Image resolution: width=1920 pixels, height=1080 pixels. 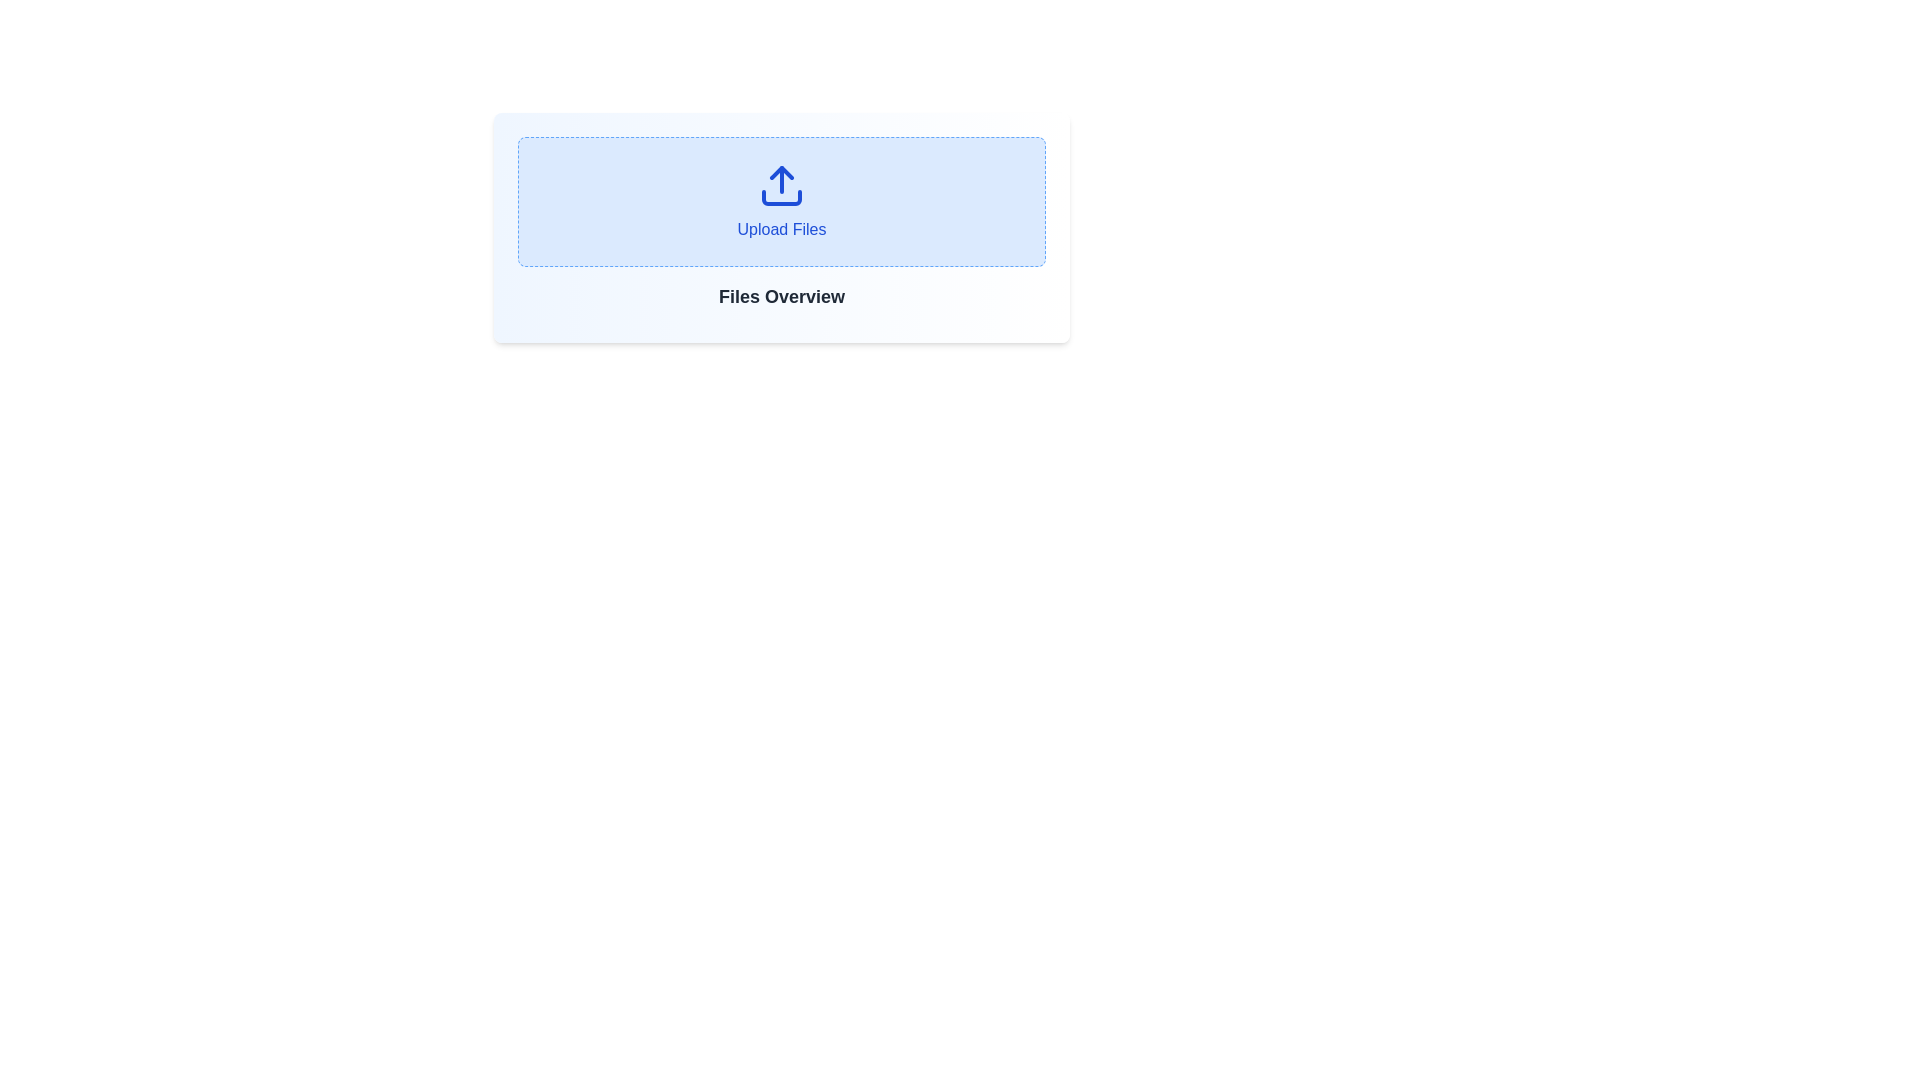 What do you see at coordinates (781, 172) in the screenshot?
I see `the triangular component of the upload icon, which is blue and depicts an upward arrow, located above the vertical line and below the horizontal line in the 'Upload Files' section` at bounding box center [781, 172].